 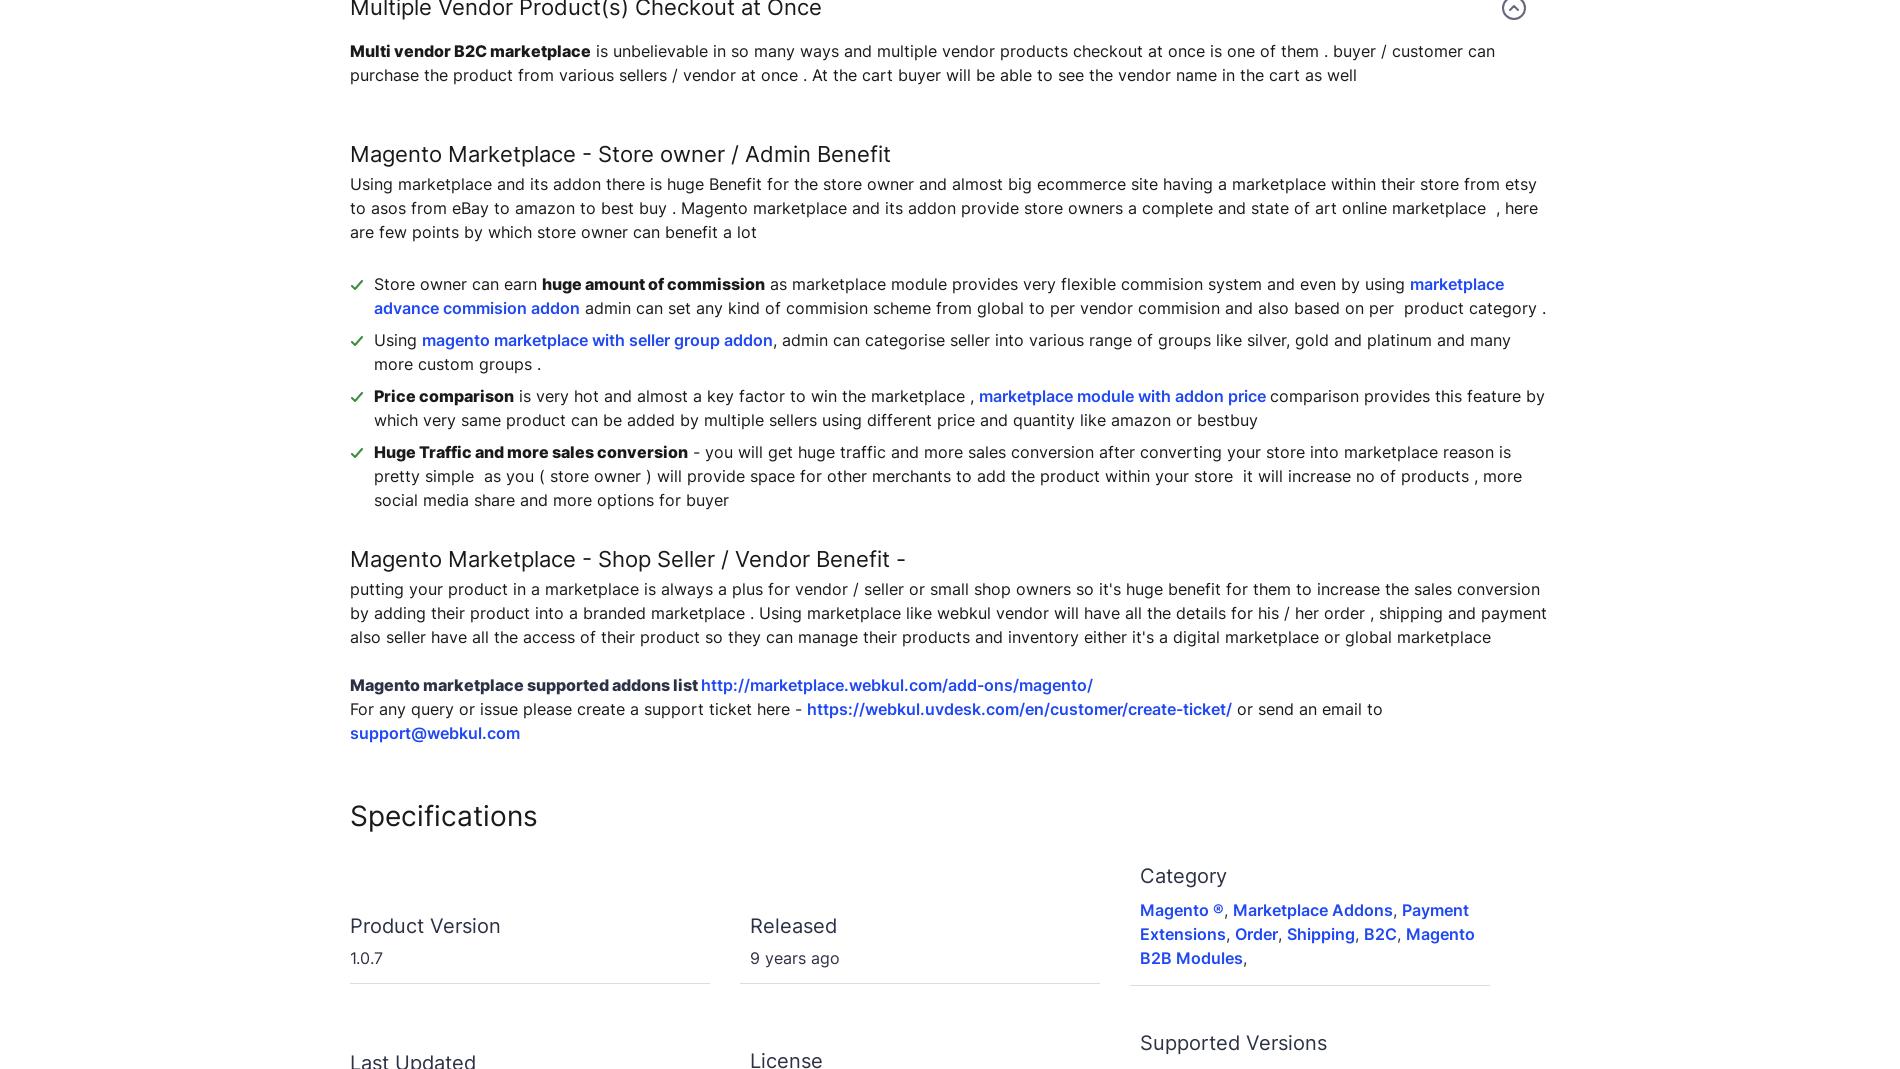 What do you see at coordinates (1306, 707) in the screenshot?
I see `'or send an email to'` at bounding box center [1306, 707].